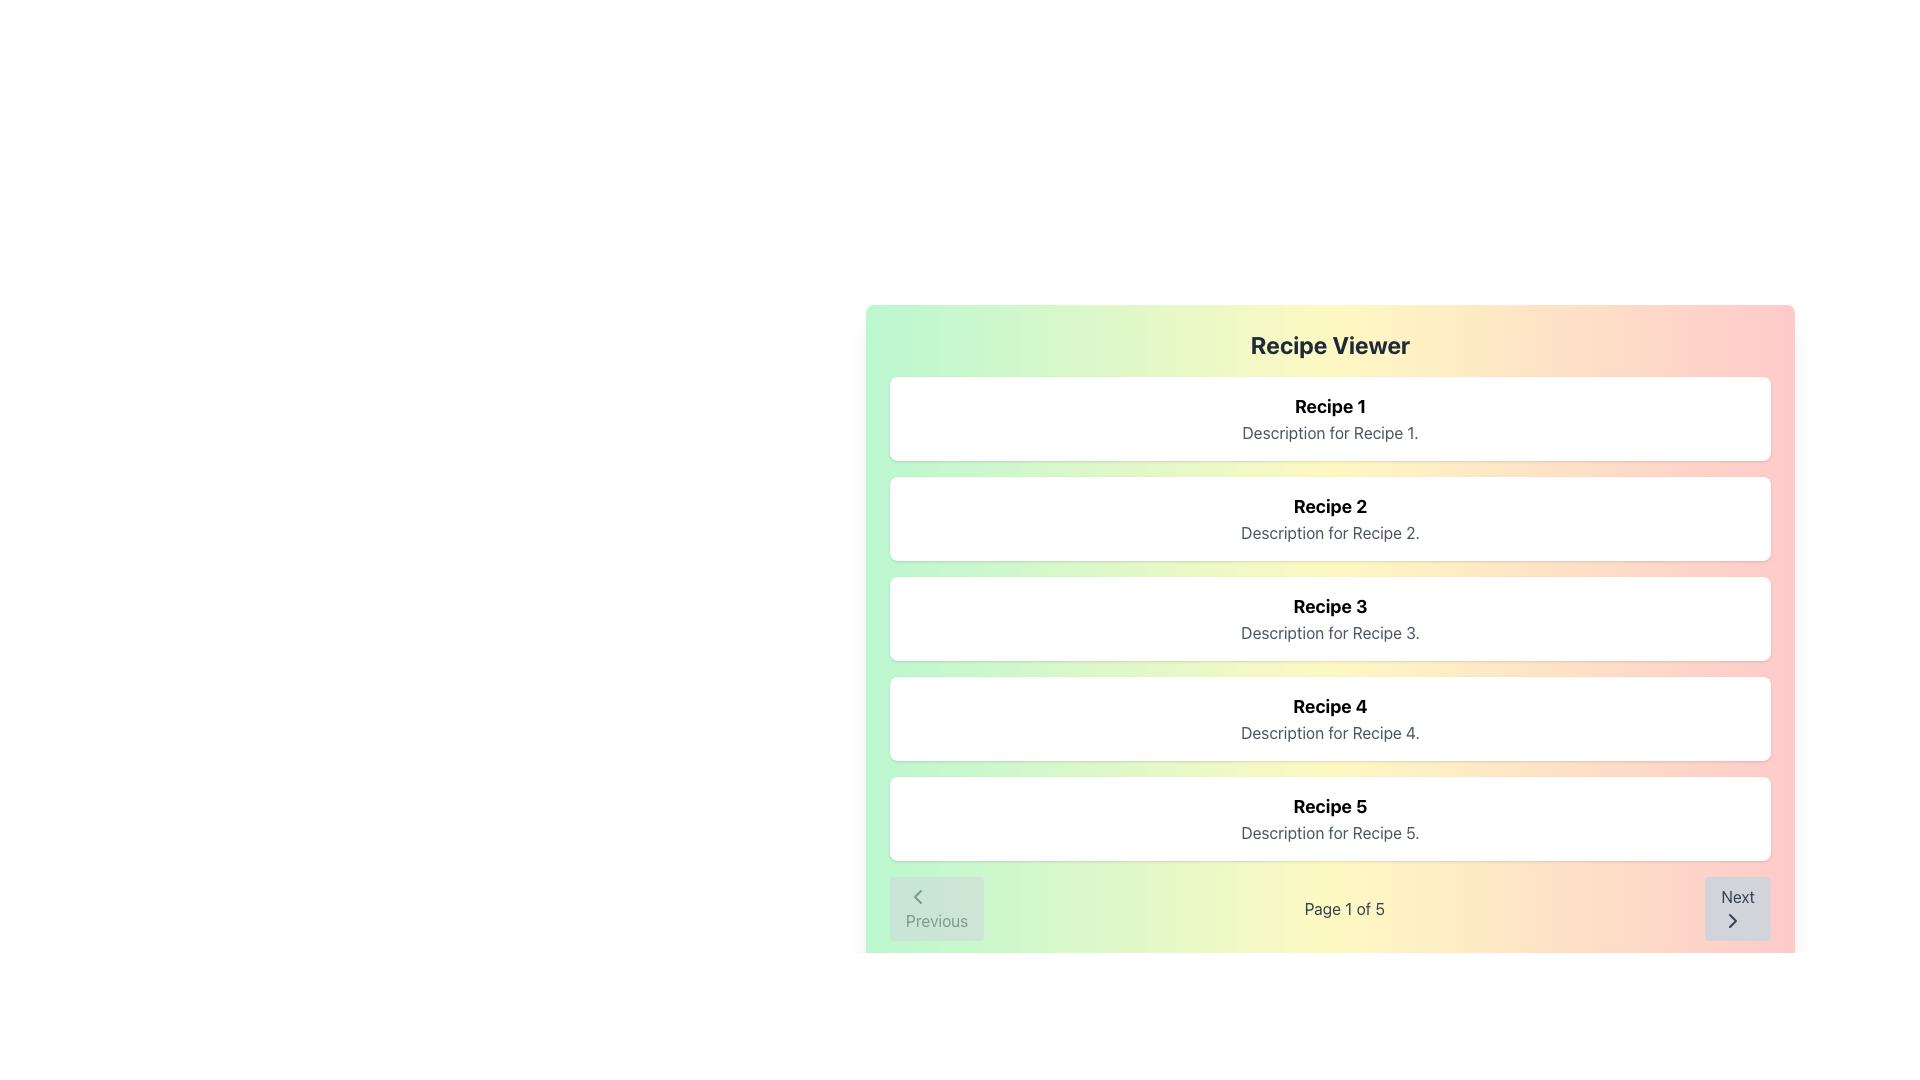 The width and height of the screenshot is (1920, 1080). Describe the element at coordinates (1732, 921) in the screenshot. I see `the right-facing chevron icon within the grey 'Next' button` at that location.